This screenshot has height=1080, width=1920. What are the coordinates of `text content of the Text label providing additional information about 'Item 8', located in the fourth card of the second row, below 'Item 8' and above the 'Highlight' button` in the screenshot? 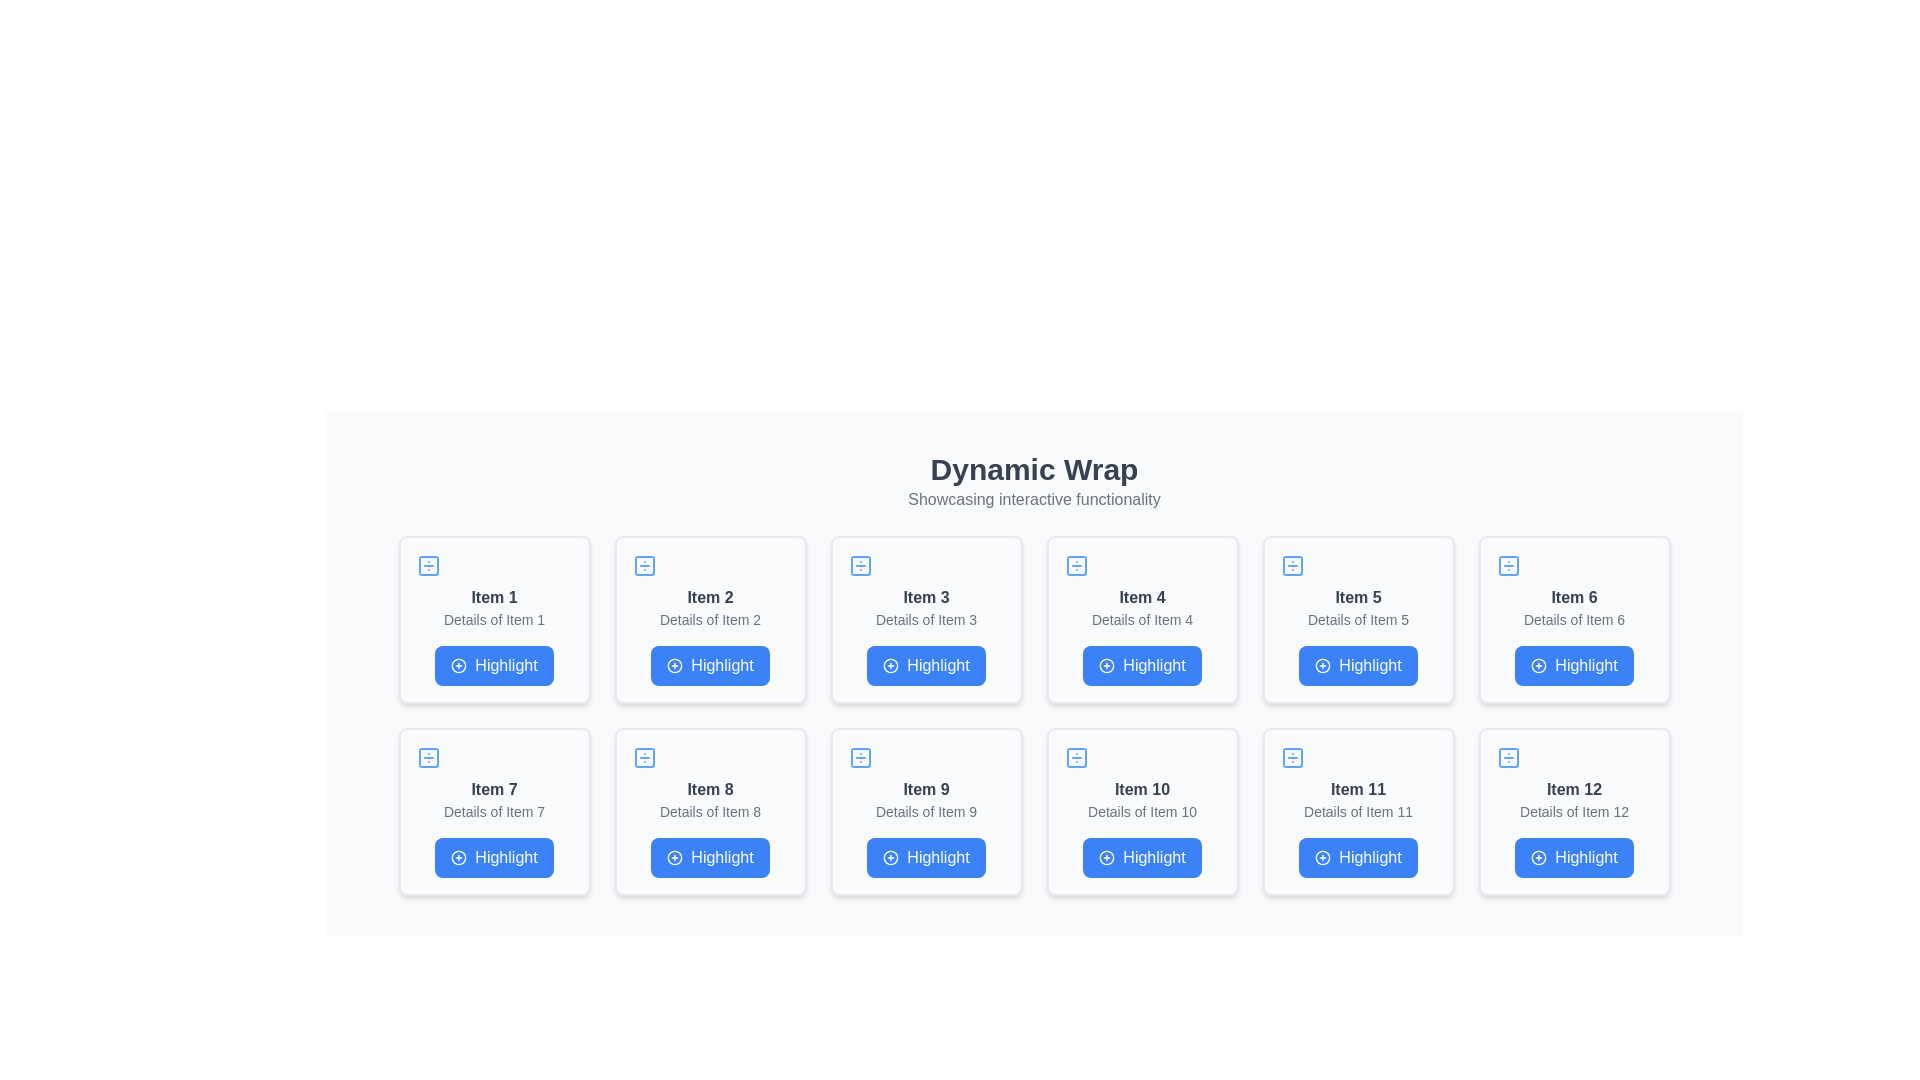 It's located at (710, 812).